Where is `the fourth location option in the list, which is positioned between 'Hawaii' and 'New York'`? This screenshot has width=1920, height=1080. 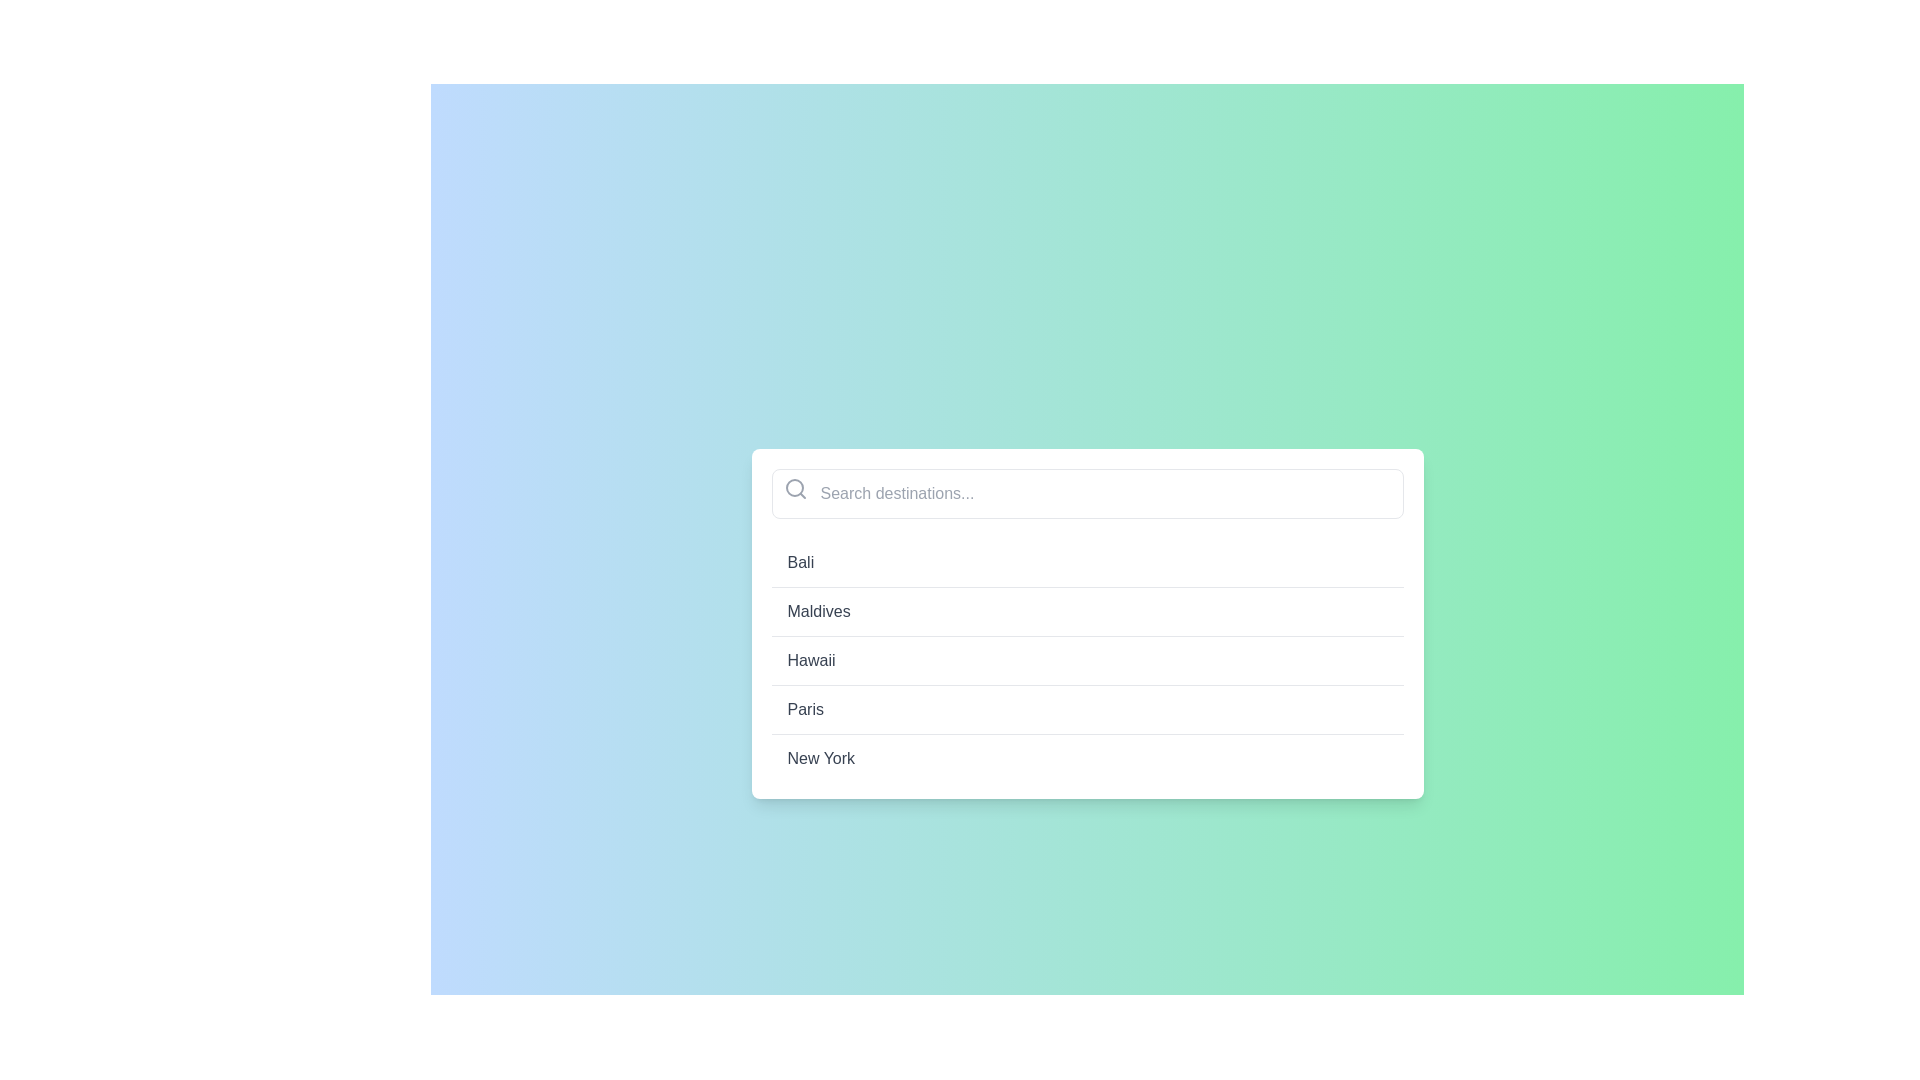 the fourth location option in the list, which is positioned between 'Hawaii' and 'New York' is located at coordinates (1086, 708).